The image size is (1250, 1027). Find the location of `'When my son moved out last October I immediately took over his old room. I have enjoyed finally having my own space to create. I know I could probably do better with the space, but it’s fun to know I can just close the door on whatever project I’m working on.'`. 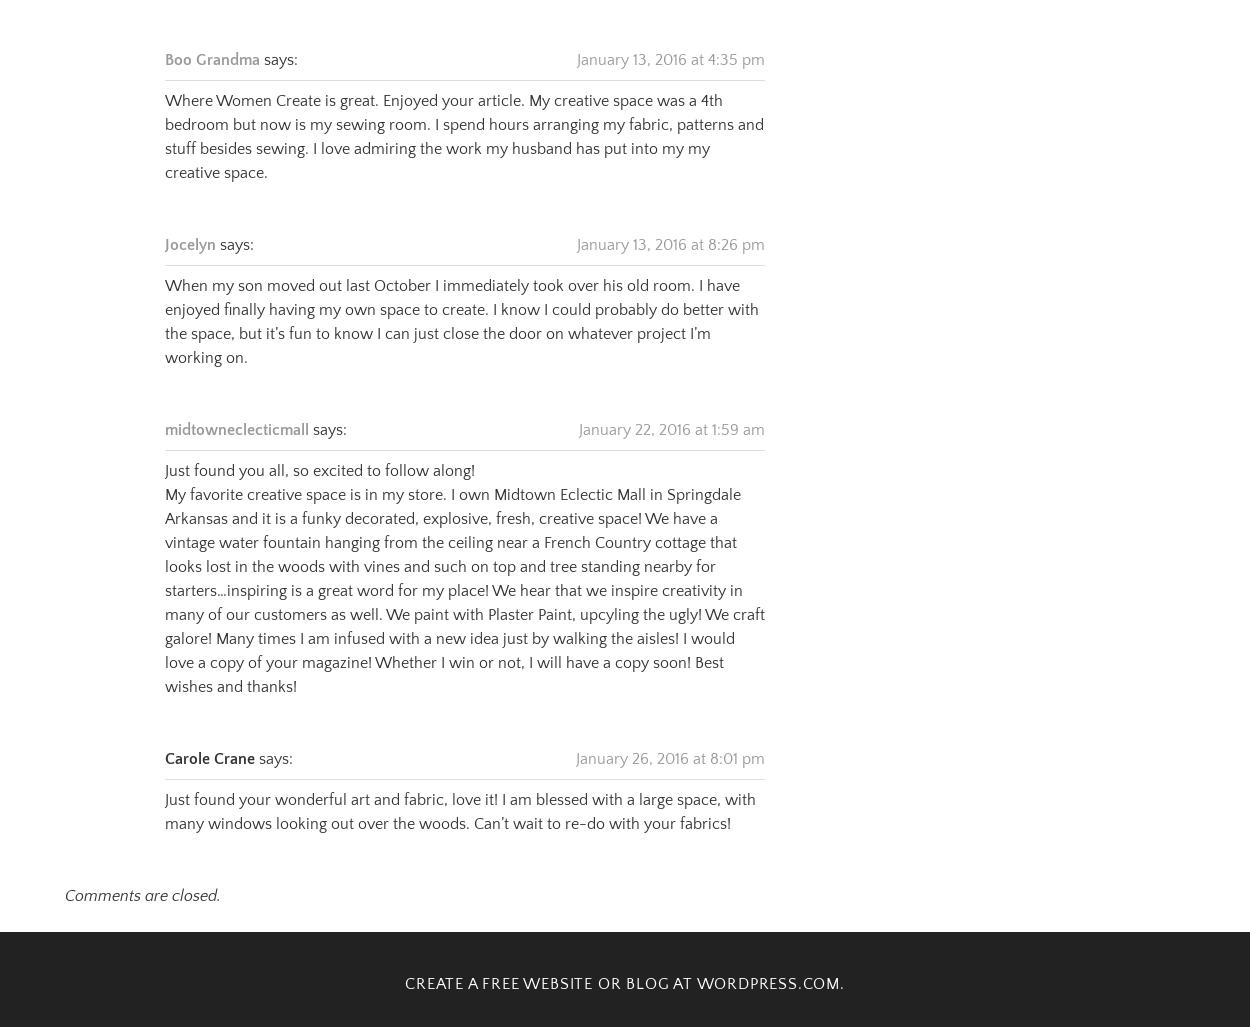

'When my son moved out last October I immediately took over his old room. I have enjoyed finally having my own space to create. I know I could probably do better with the space, but it’s fun to know I can just close the door on whatever project I’m working on.' is located at coordinates (461, 296).